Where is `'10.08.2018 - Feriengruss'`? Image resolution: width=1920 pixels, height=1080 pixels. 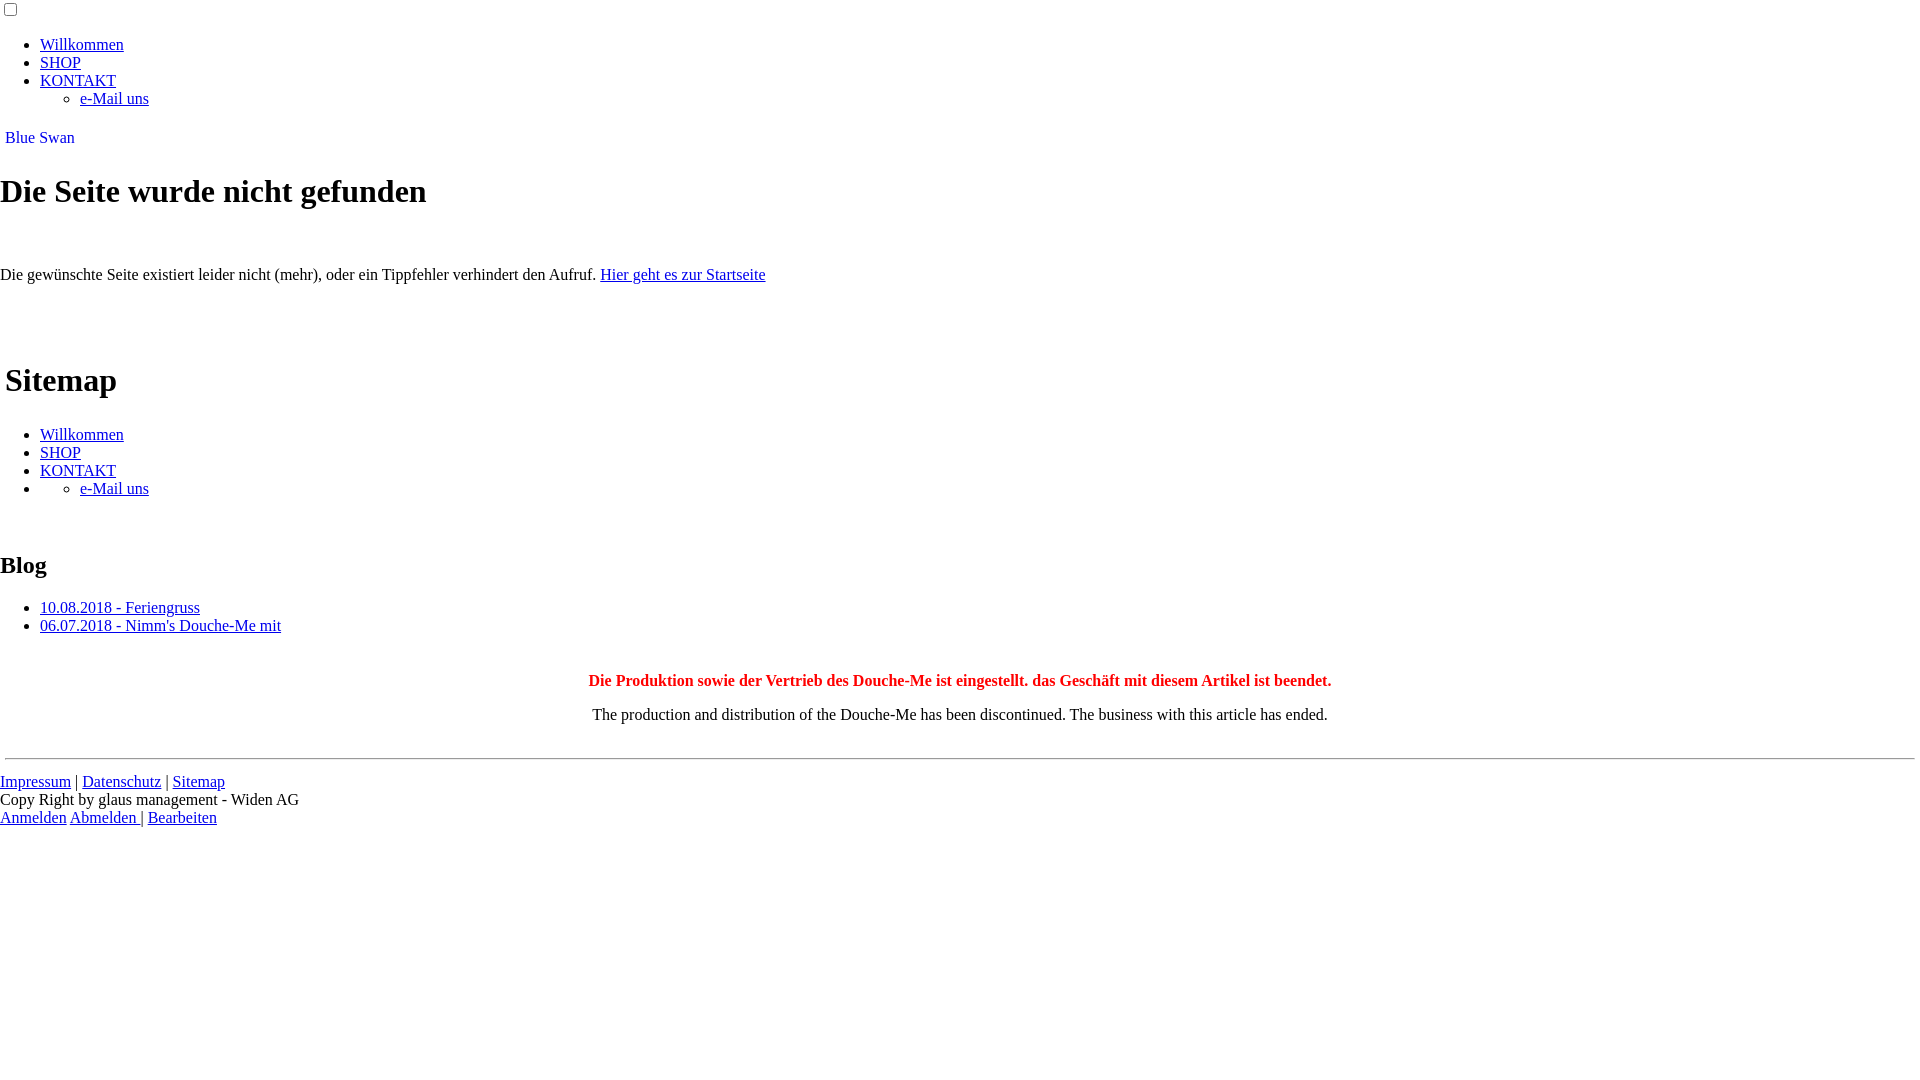
'10.08.2018 - Feriengruss' is located at coordinates (119, 606).